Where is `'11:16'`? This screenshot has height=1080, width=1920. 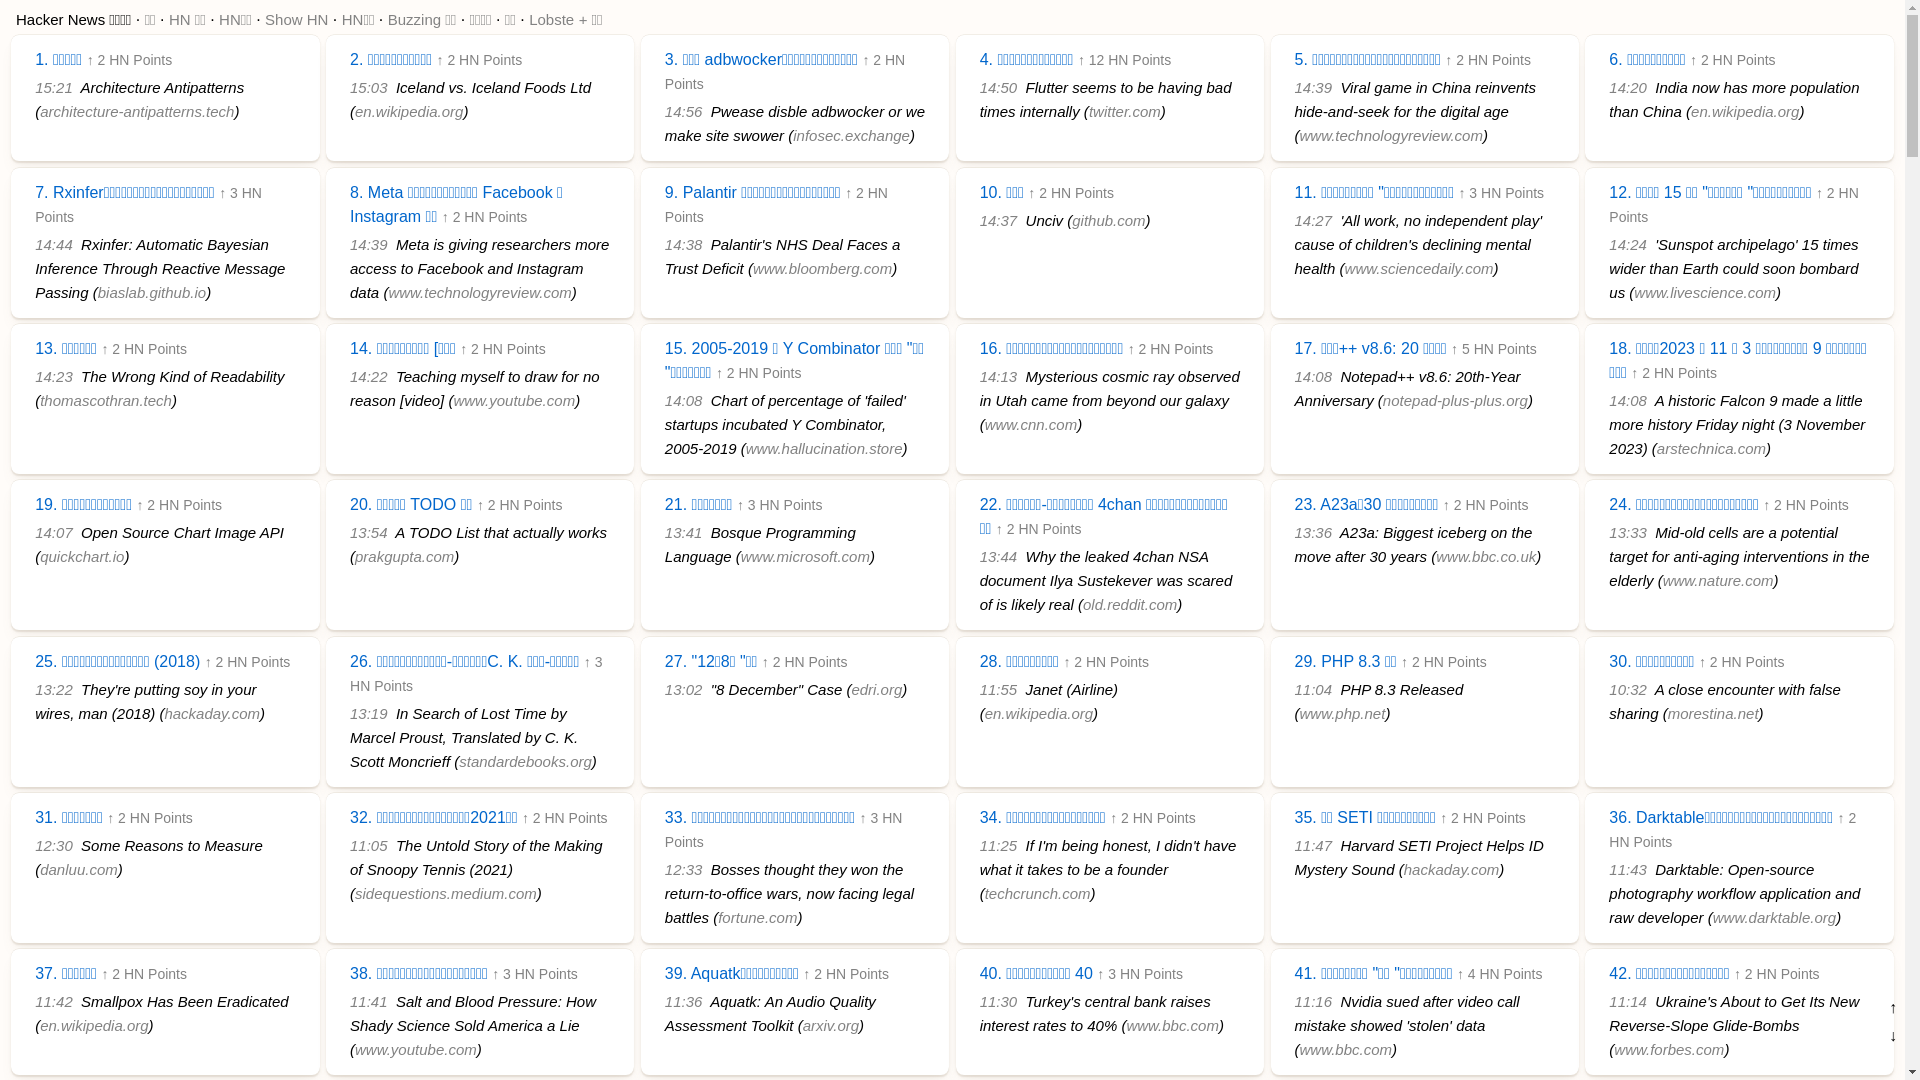 '11:16' is located at coordinates (1313, 1001).